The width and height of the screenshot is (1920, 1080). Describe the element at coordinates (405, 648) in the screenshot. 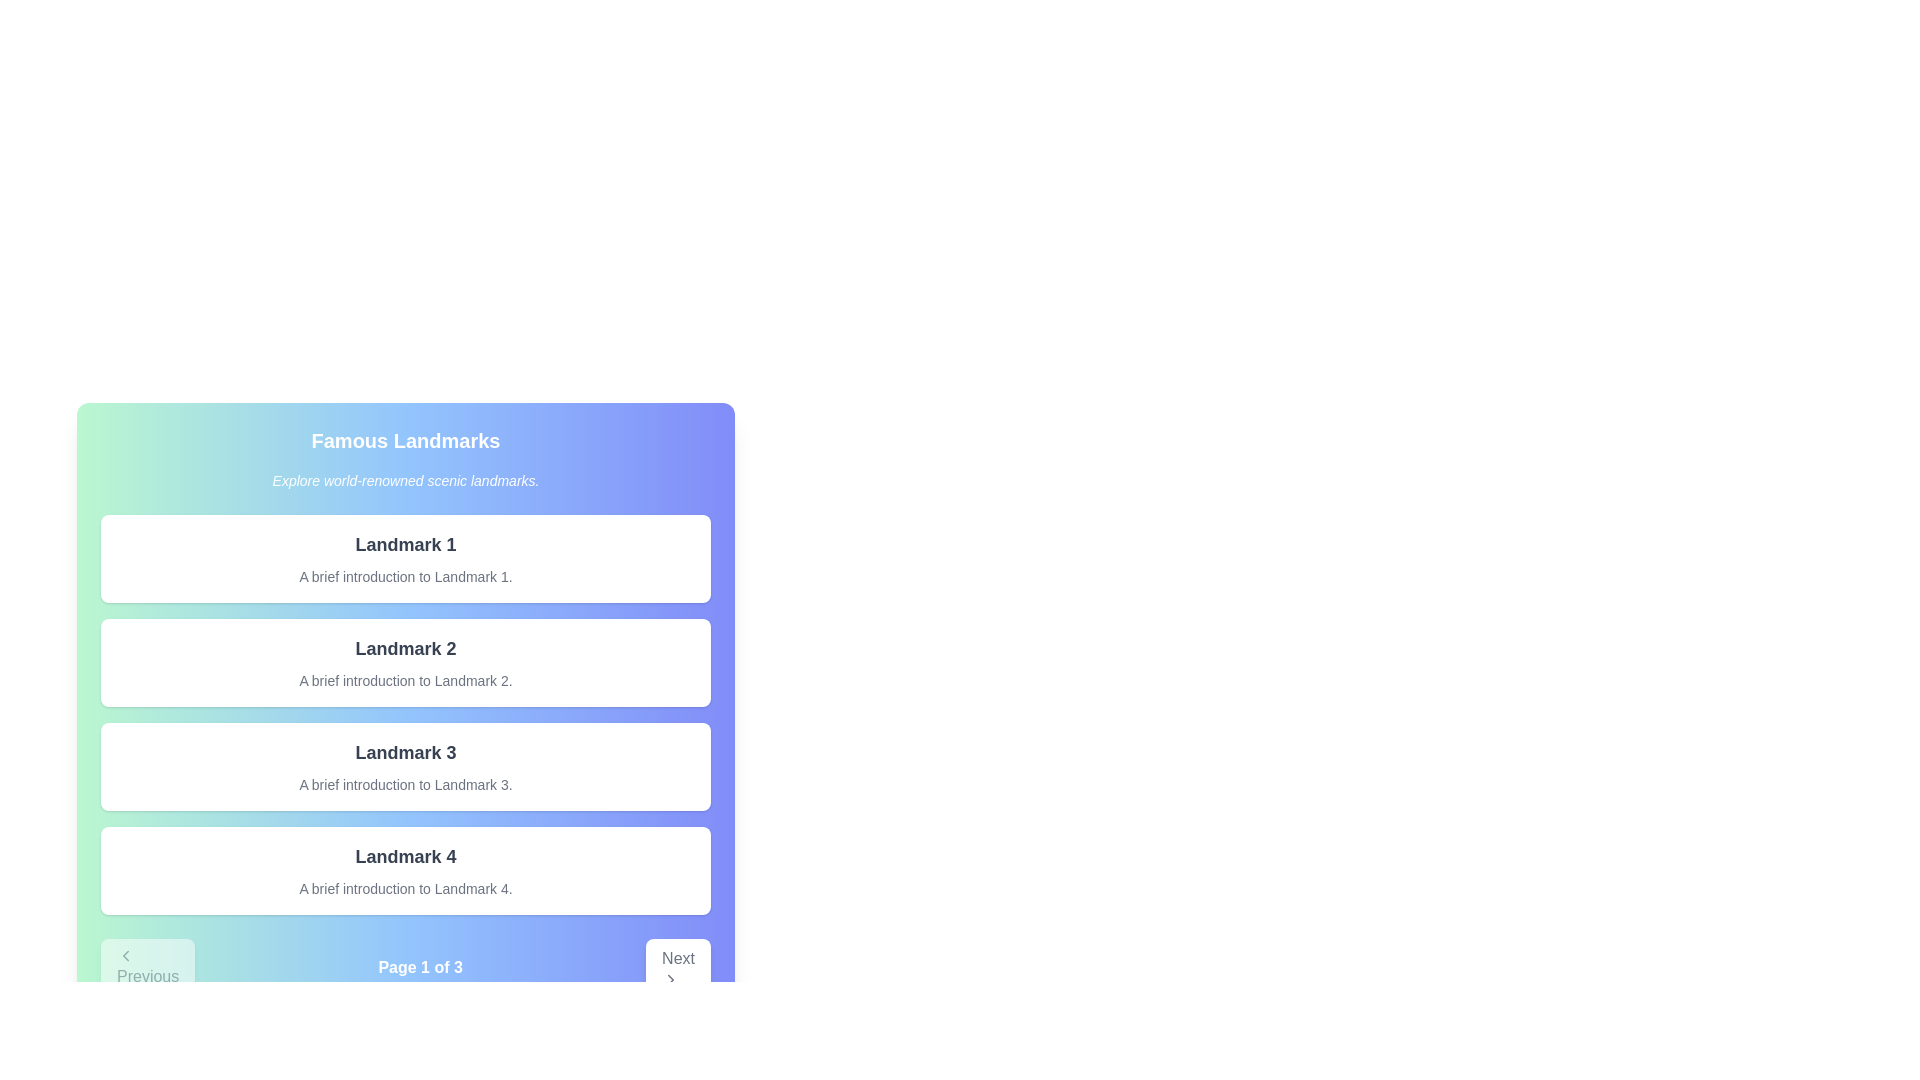

I see `the title text label element for 'Landmark 2' located at the top of the second card in a vertical list of cards` at that location.